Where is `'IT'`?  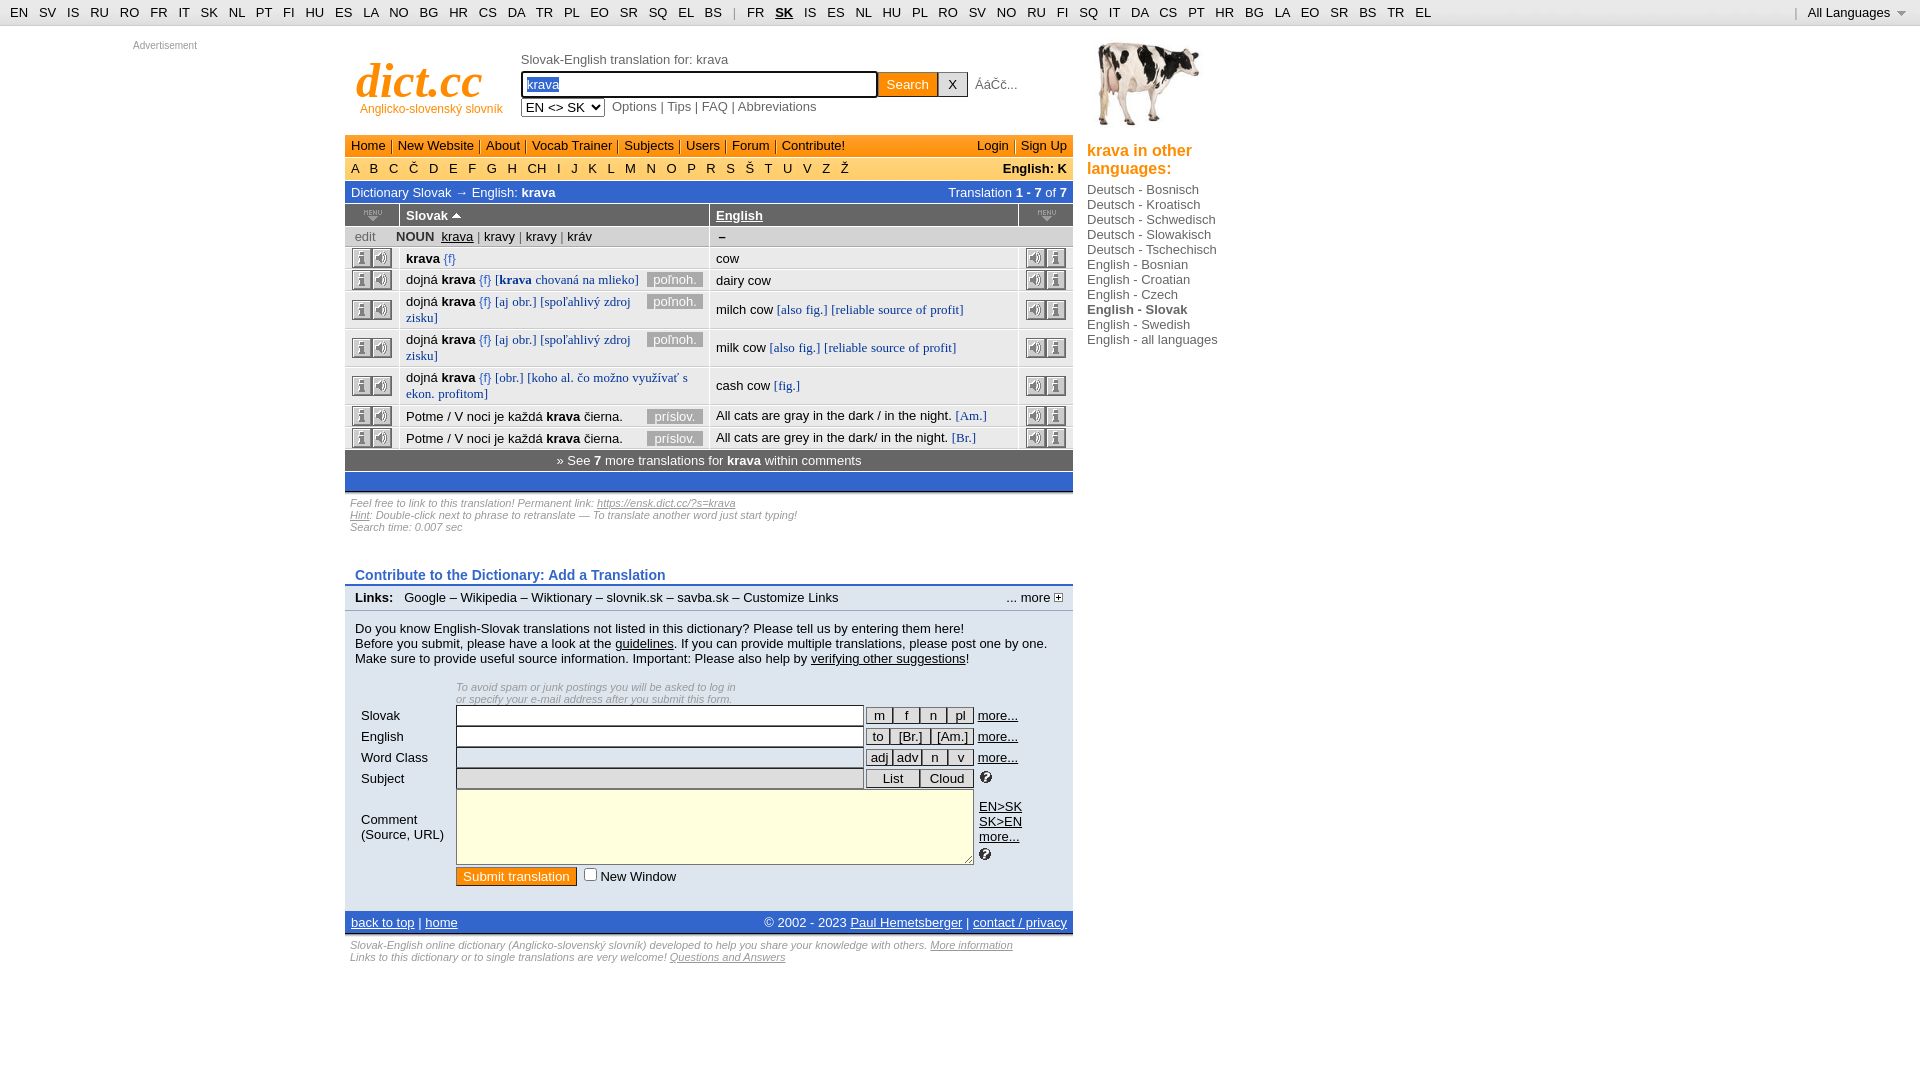 'IT' is located at coordinates (1107, 12).